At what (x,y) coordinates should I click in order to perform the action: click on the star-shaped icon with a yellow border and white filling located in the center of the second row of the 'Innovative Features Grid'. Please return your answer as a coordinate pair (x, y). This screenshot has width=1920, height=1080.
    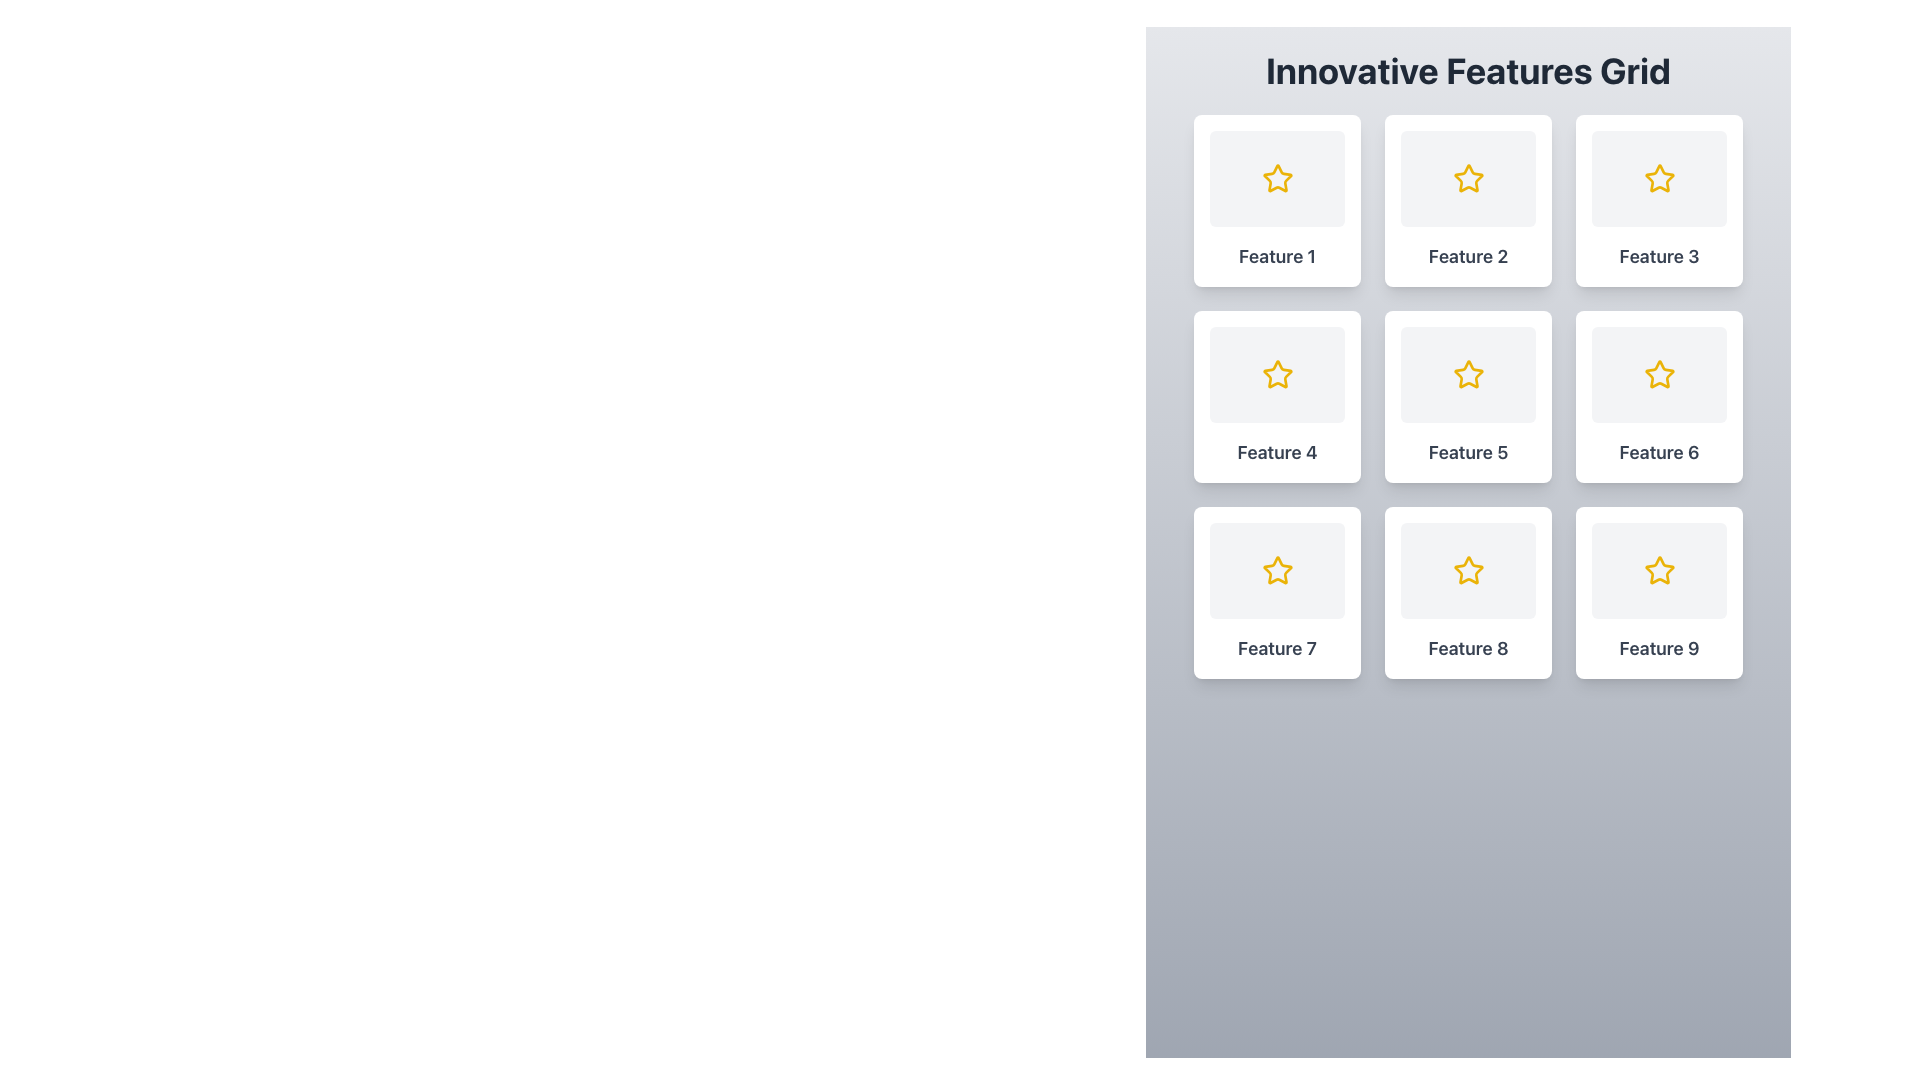
    Looking at the image, I should click on (1468, 374).